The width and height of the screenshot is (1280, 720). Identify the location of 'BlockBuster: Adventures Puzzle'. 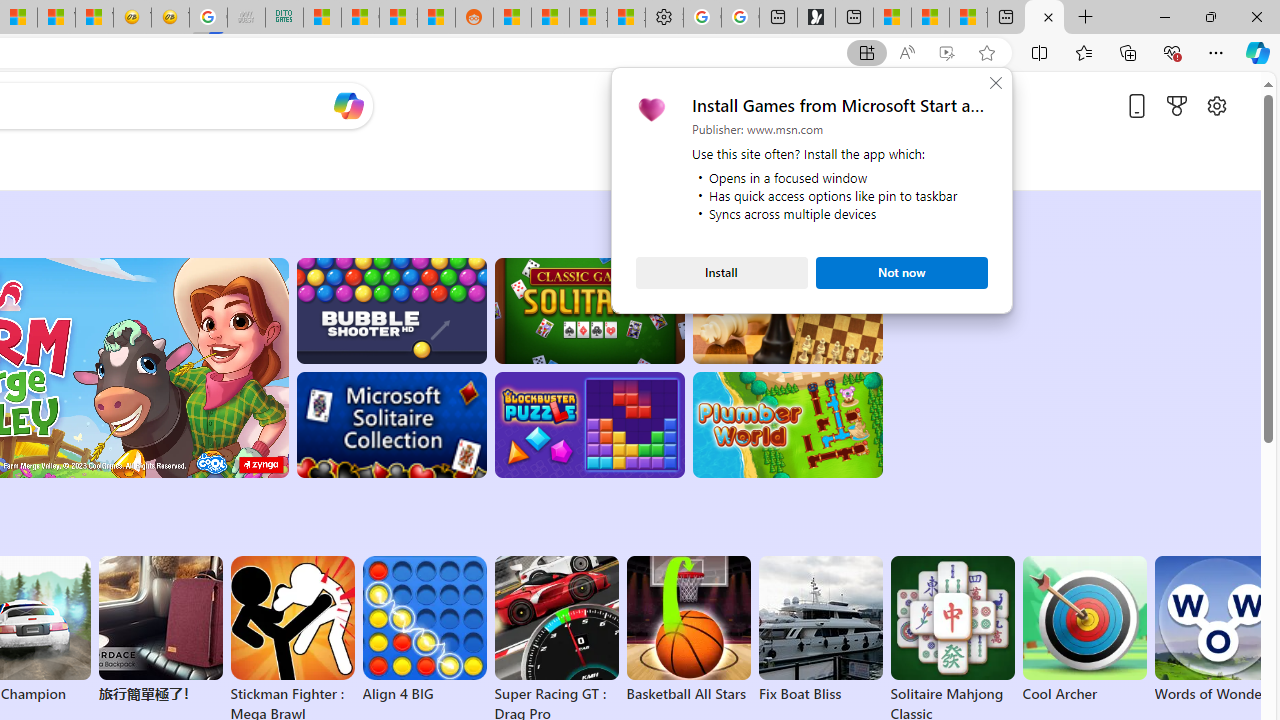
(588, 424).